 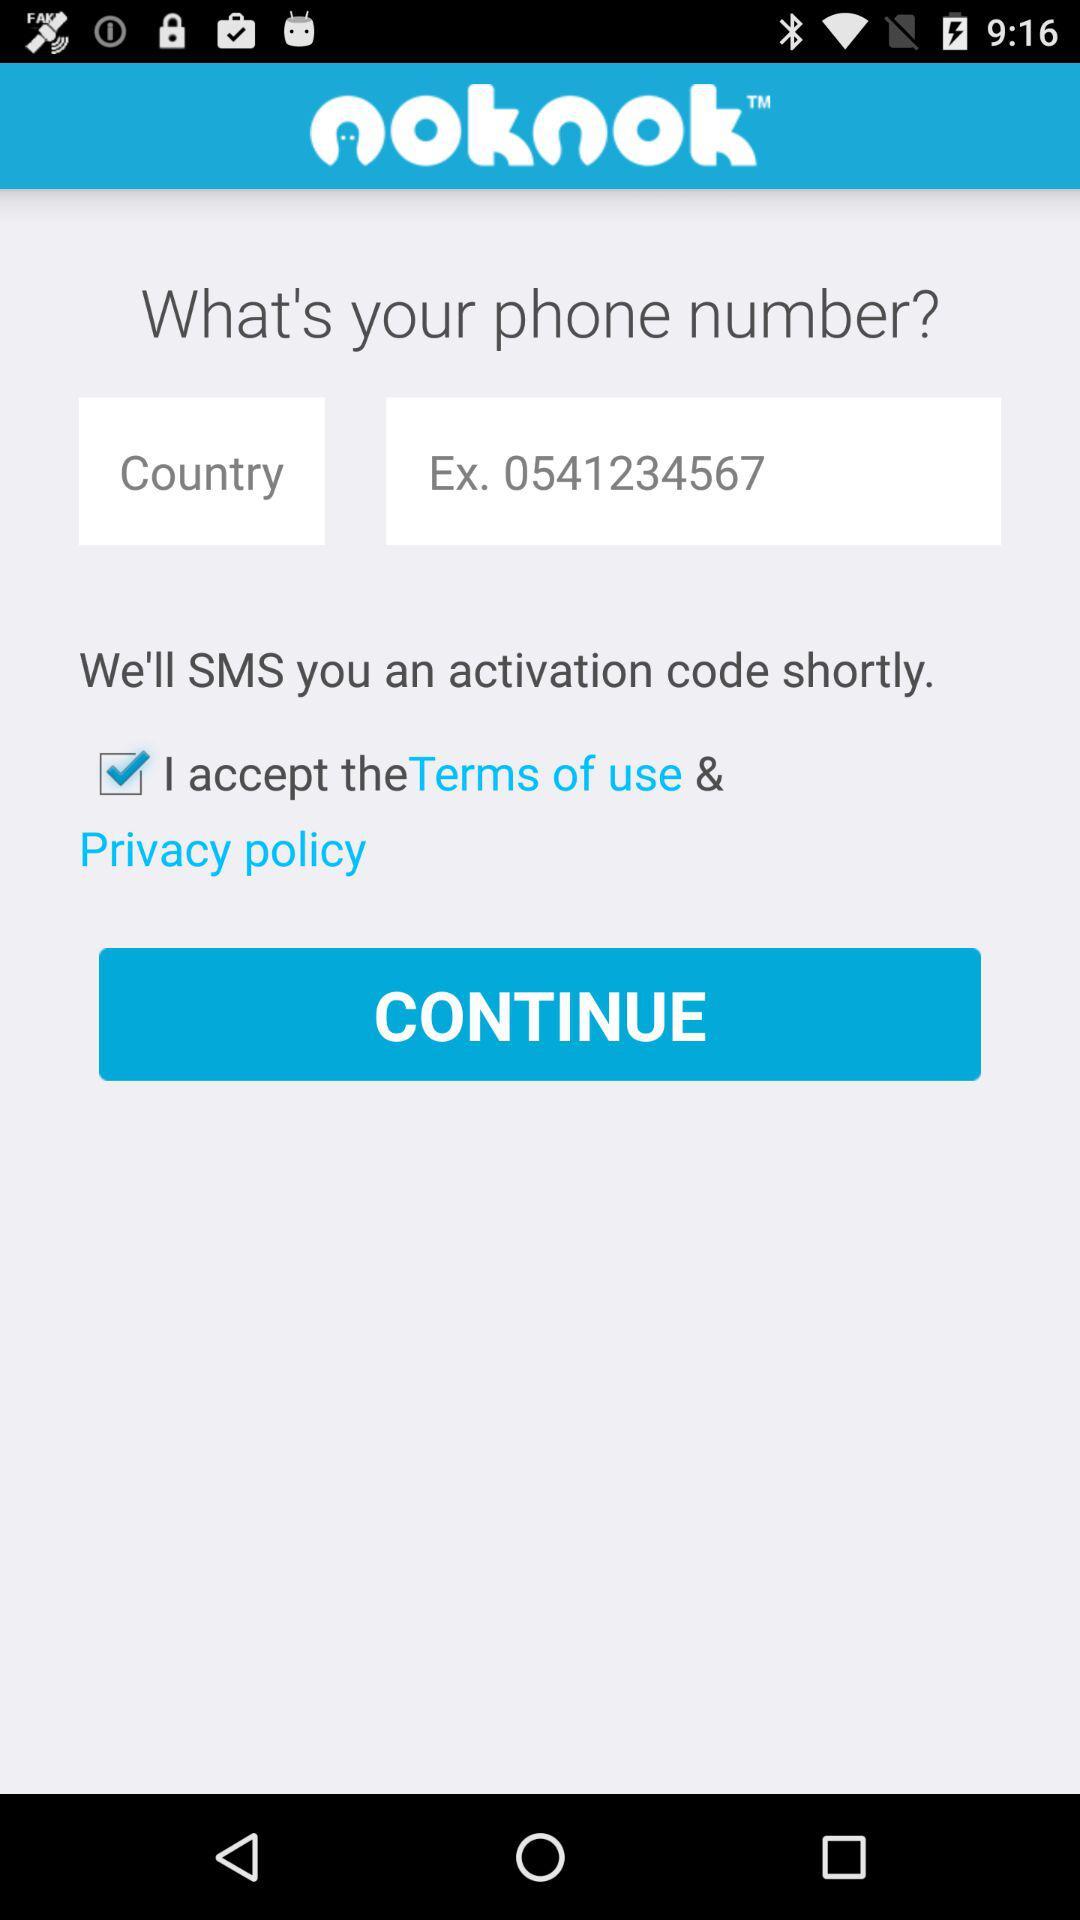 What do you see at coordinates (545, 771) in the screenshot?
I see `terms of use app` at bounding box center [545, 771].